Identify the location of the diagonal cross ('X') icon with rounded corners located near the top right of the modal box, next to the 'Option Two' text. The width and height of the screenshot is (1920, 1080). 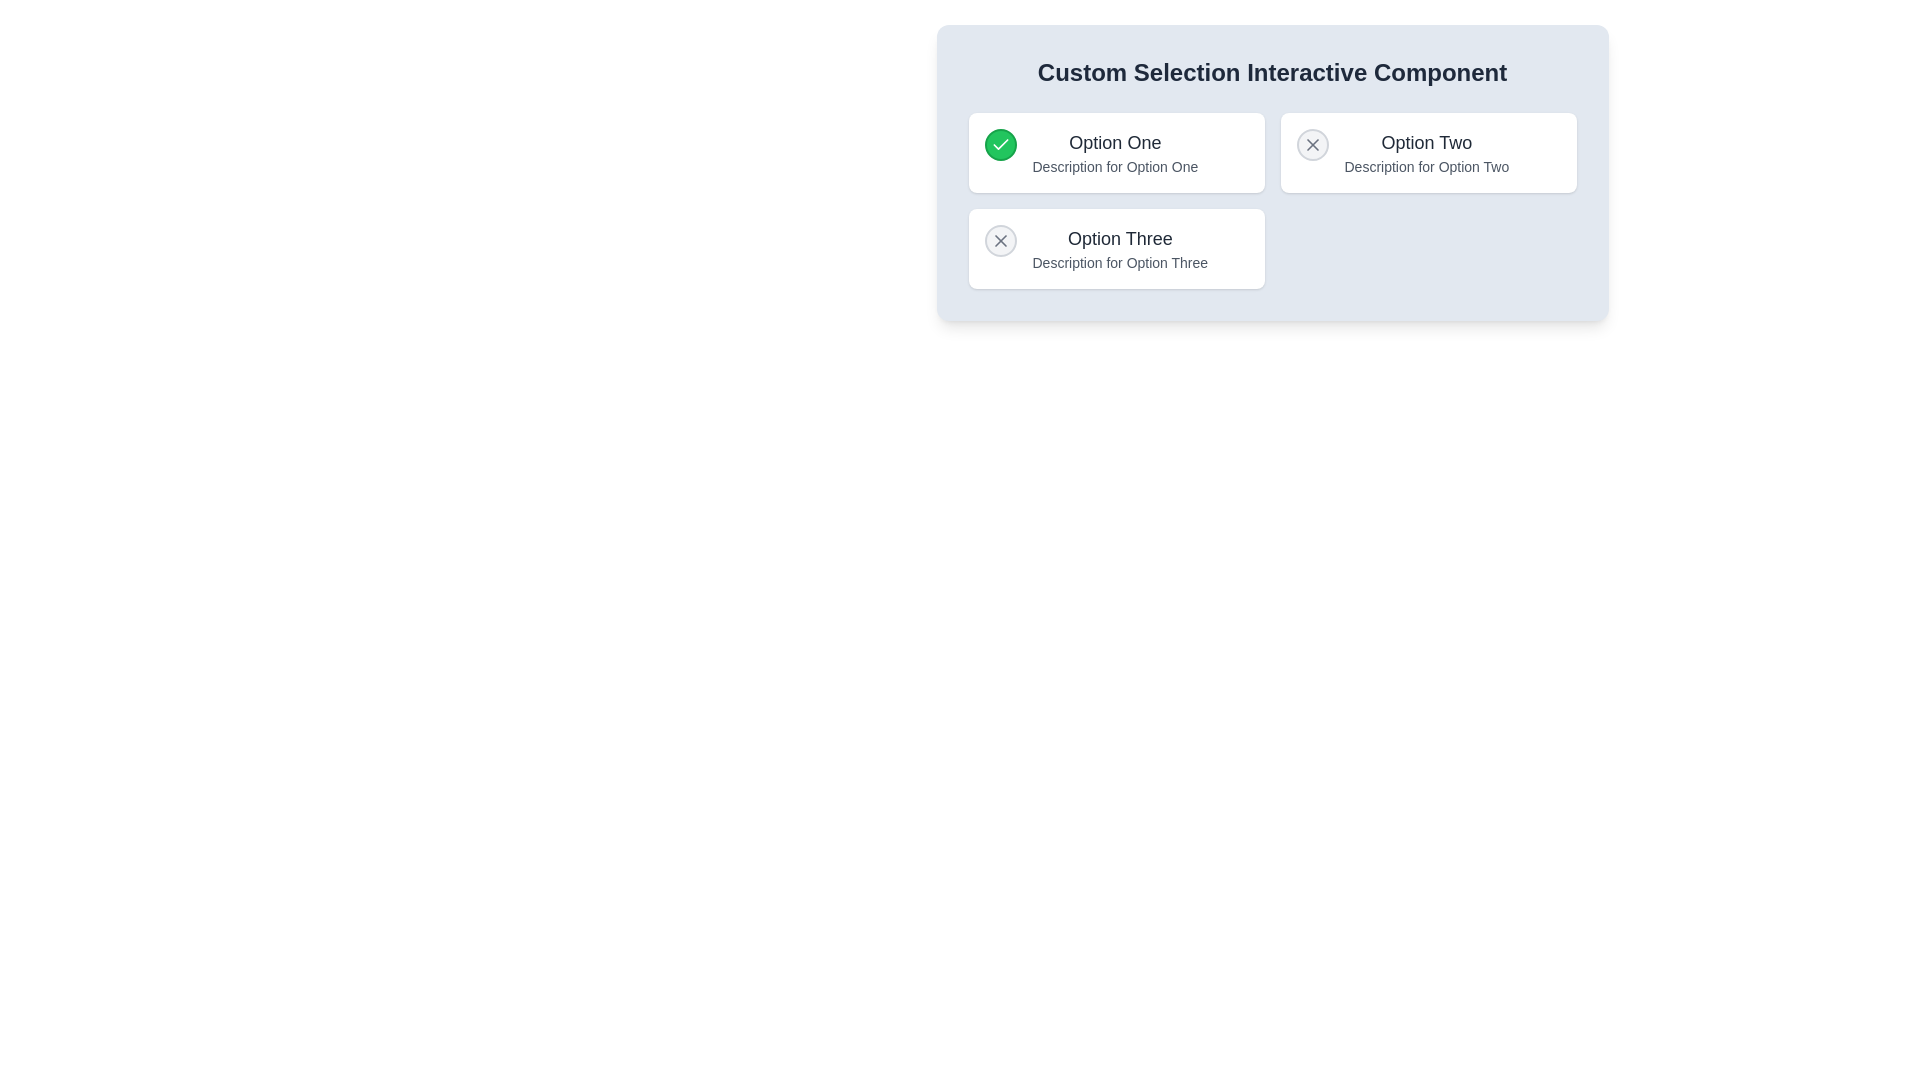
(1000, 239).